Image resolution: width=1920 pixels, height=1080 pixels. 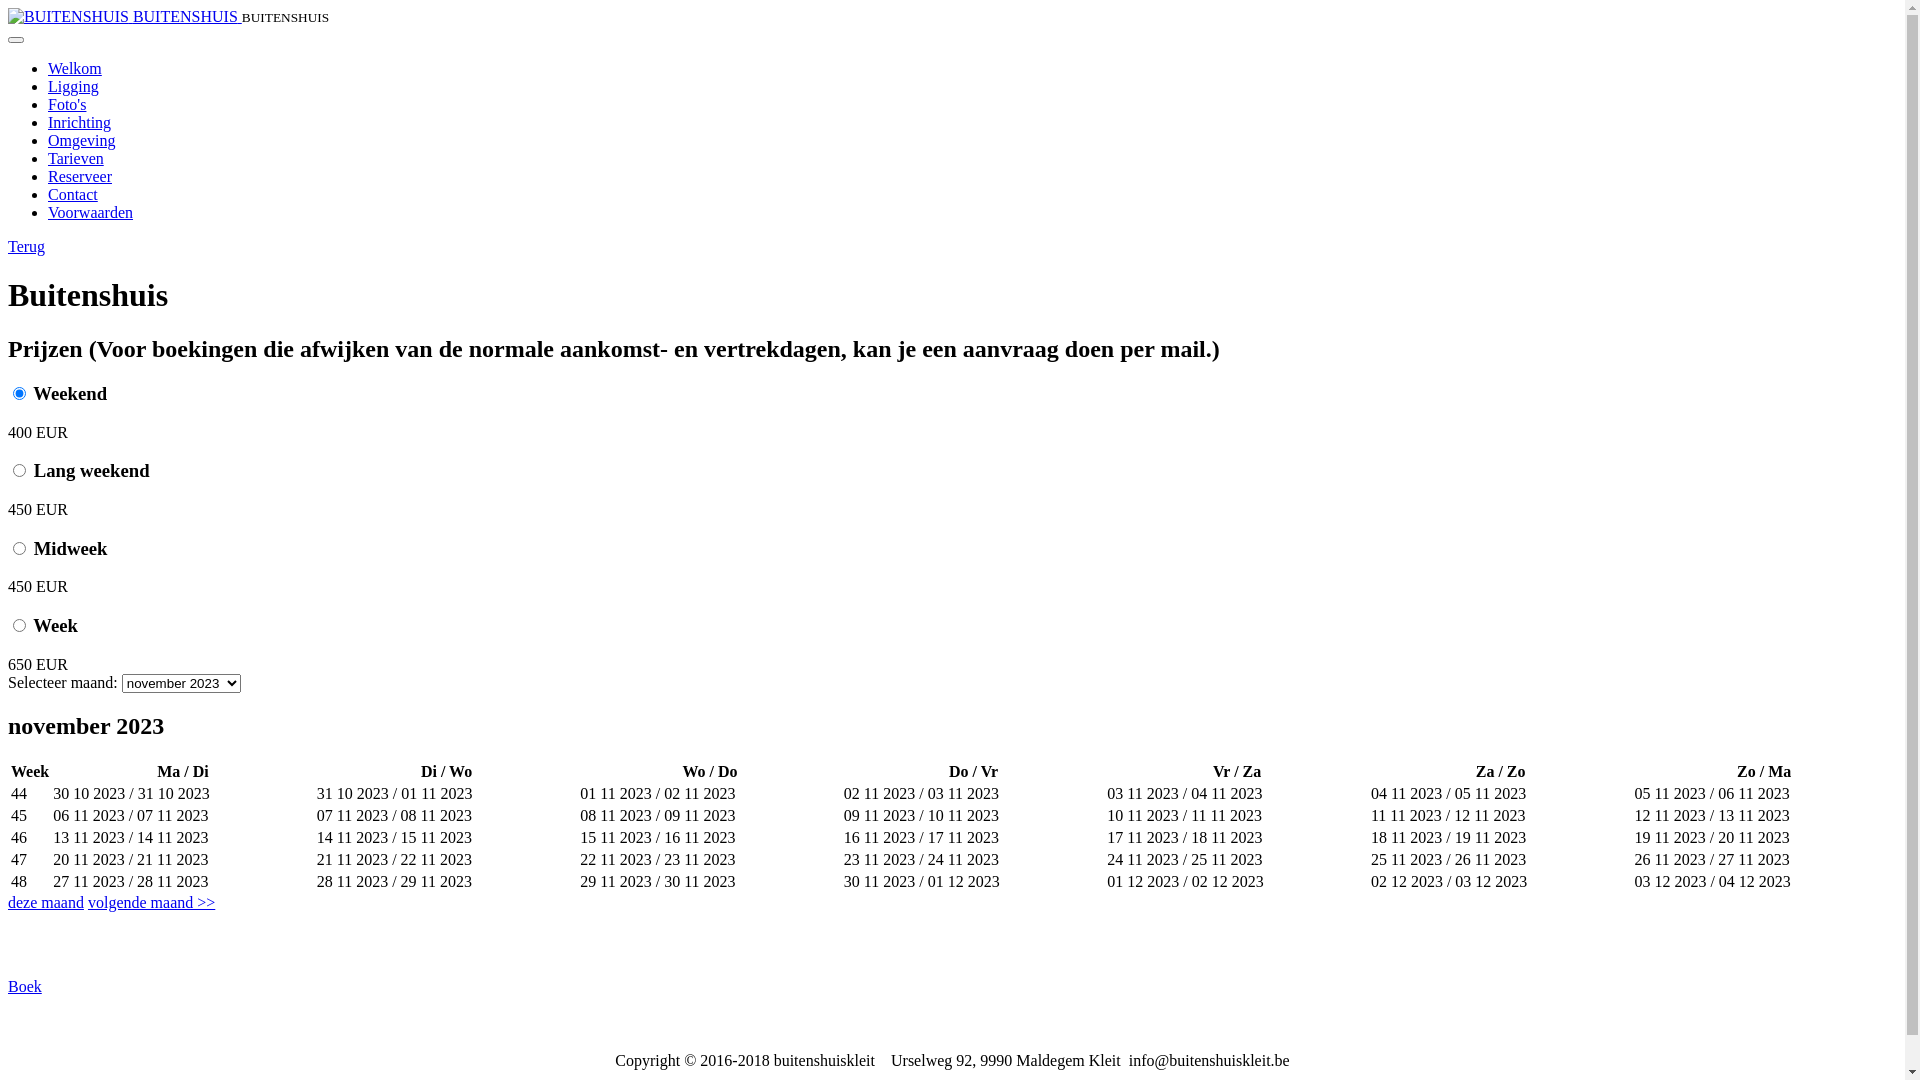 I want to click on 'Contact', so click(x=72, y=194).